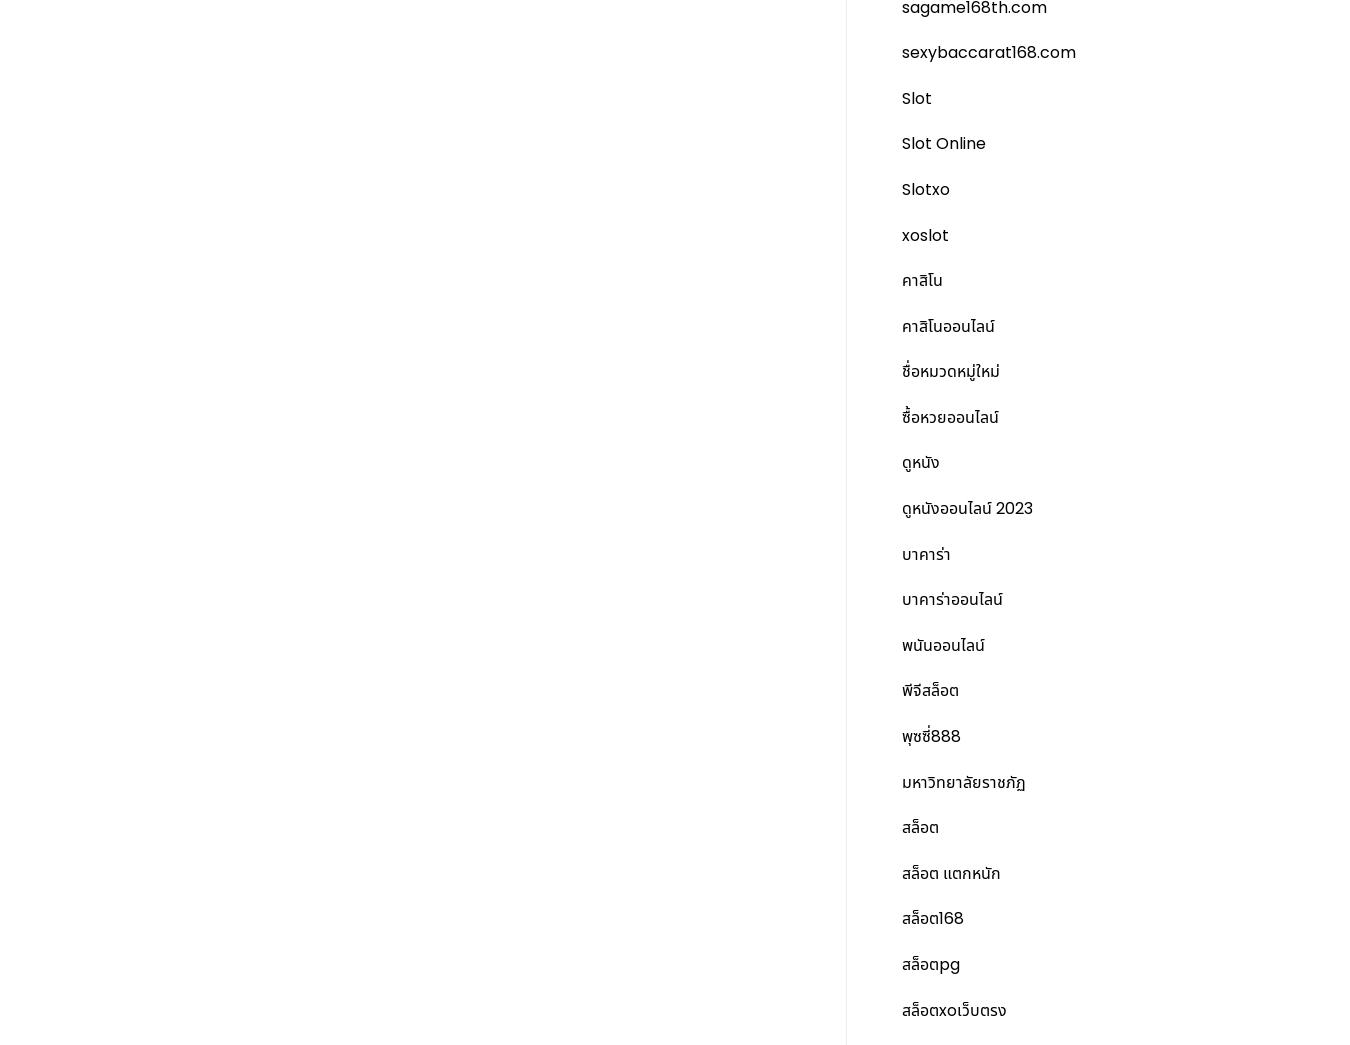  I want to click on 'สล็อต168', so click(931, 918).